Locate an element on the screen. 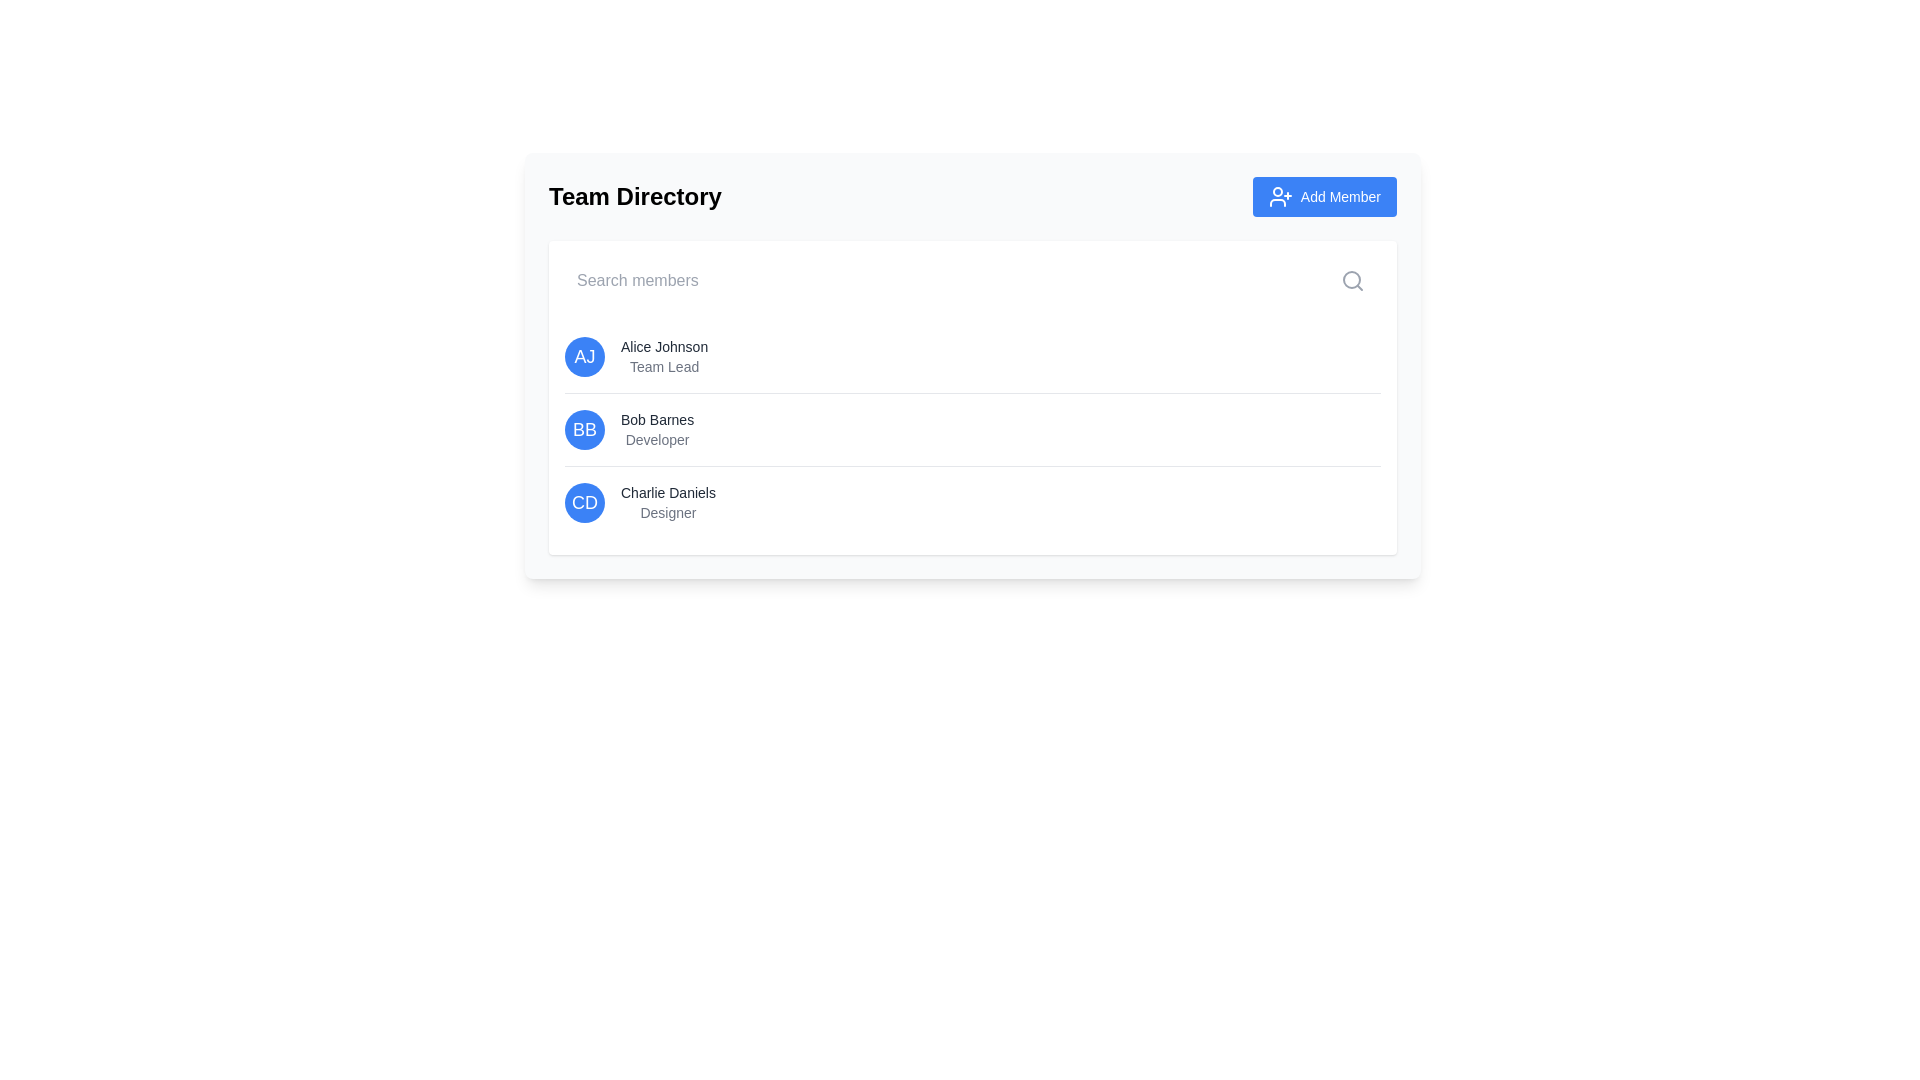 Image resolution: width=1920 pixels, height=1080 pixels. the magnifying glass icon located on the far right inside the search bar is located at coordinates (1353, 281).